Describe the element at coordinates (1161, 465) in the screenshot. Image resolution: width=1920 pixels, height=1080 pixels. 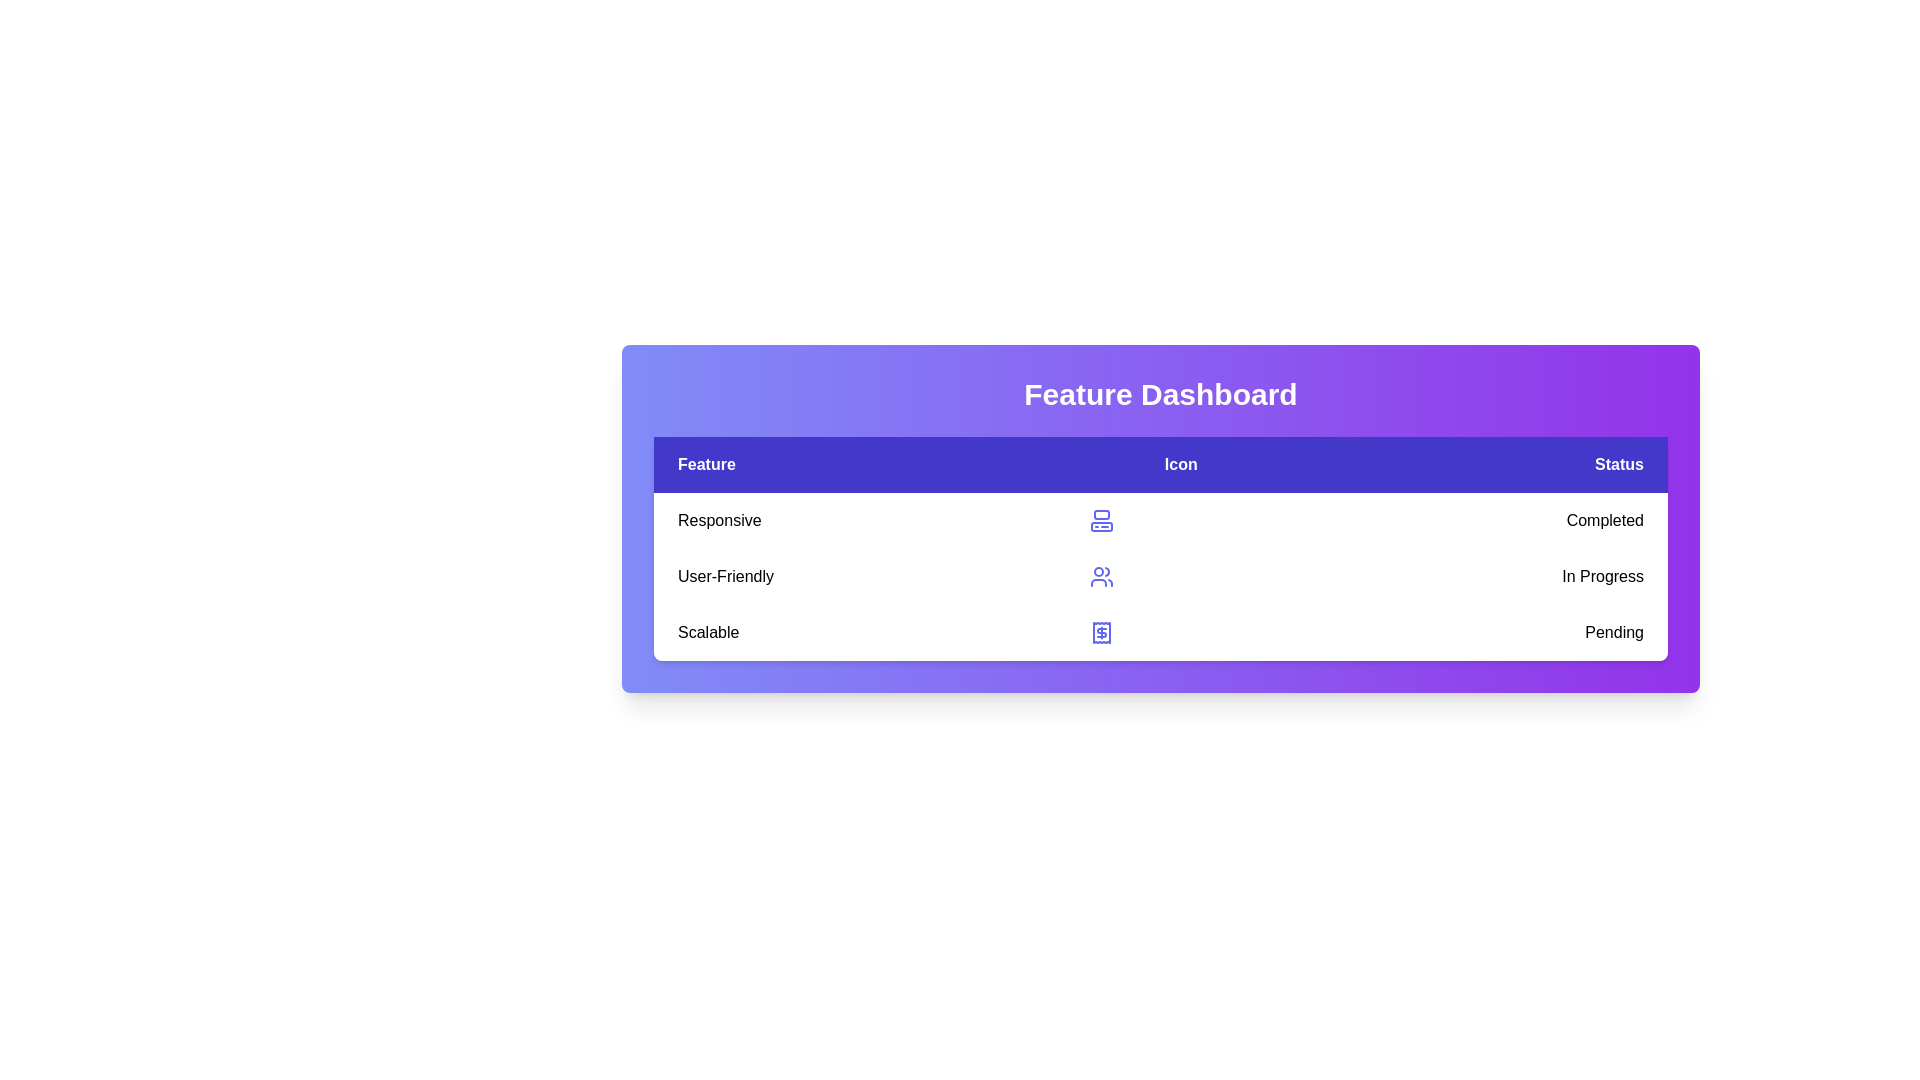
I see `the Table Header element that contains the labels 'Feature', 'Icon', and 'Status', which is styled with white text on a purple background` at that location.